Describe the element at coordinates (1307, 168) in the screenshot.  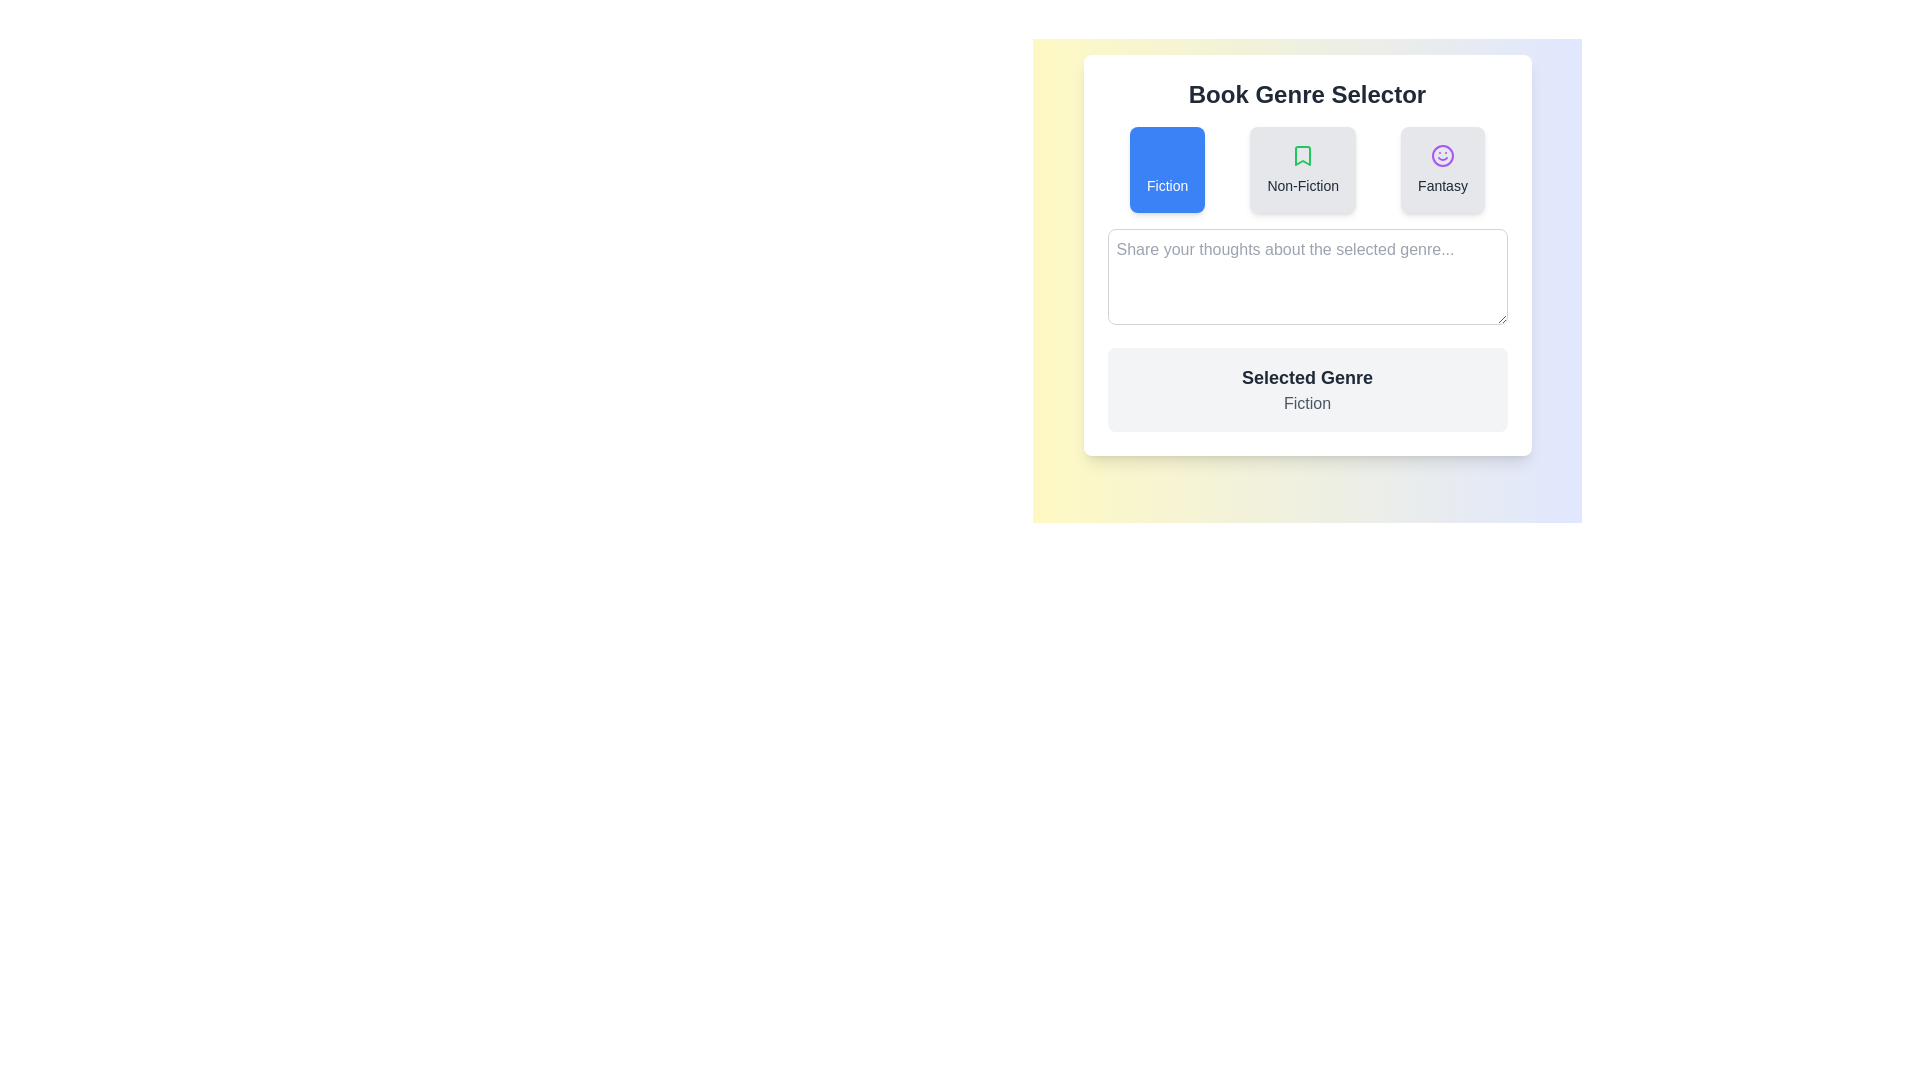
I see `the centrally positioned 'Non-Fiction' button in the grouped set of interactive buttons representing book genres: Fiction, Non-Fiction, and Fantasy` at that location.